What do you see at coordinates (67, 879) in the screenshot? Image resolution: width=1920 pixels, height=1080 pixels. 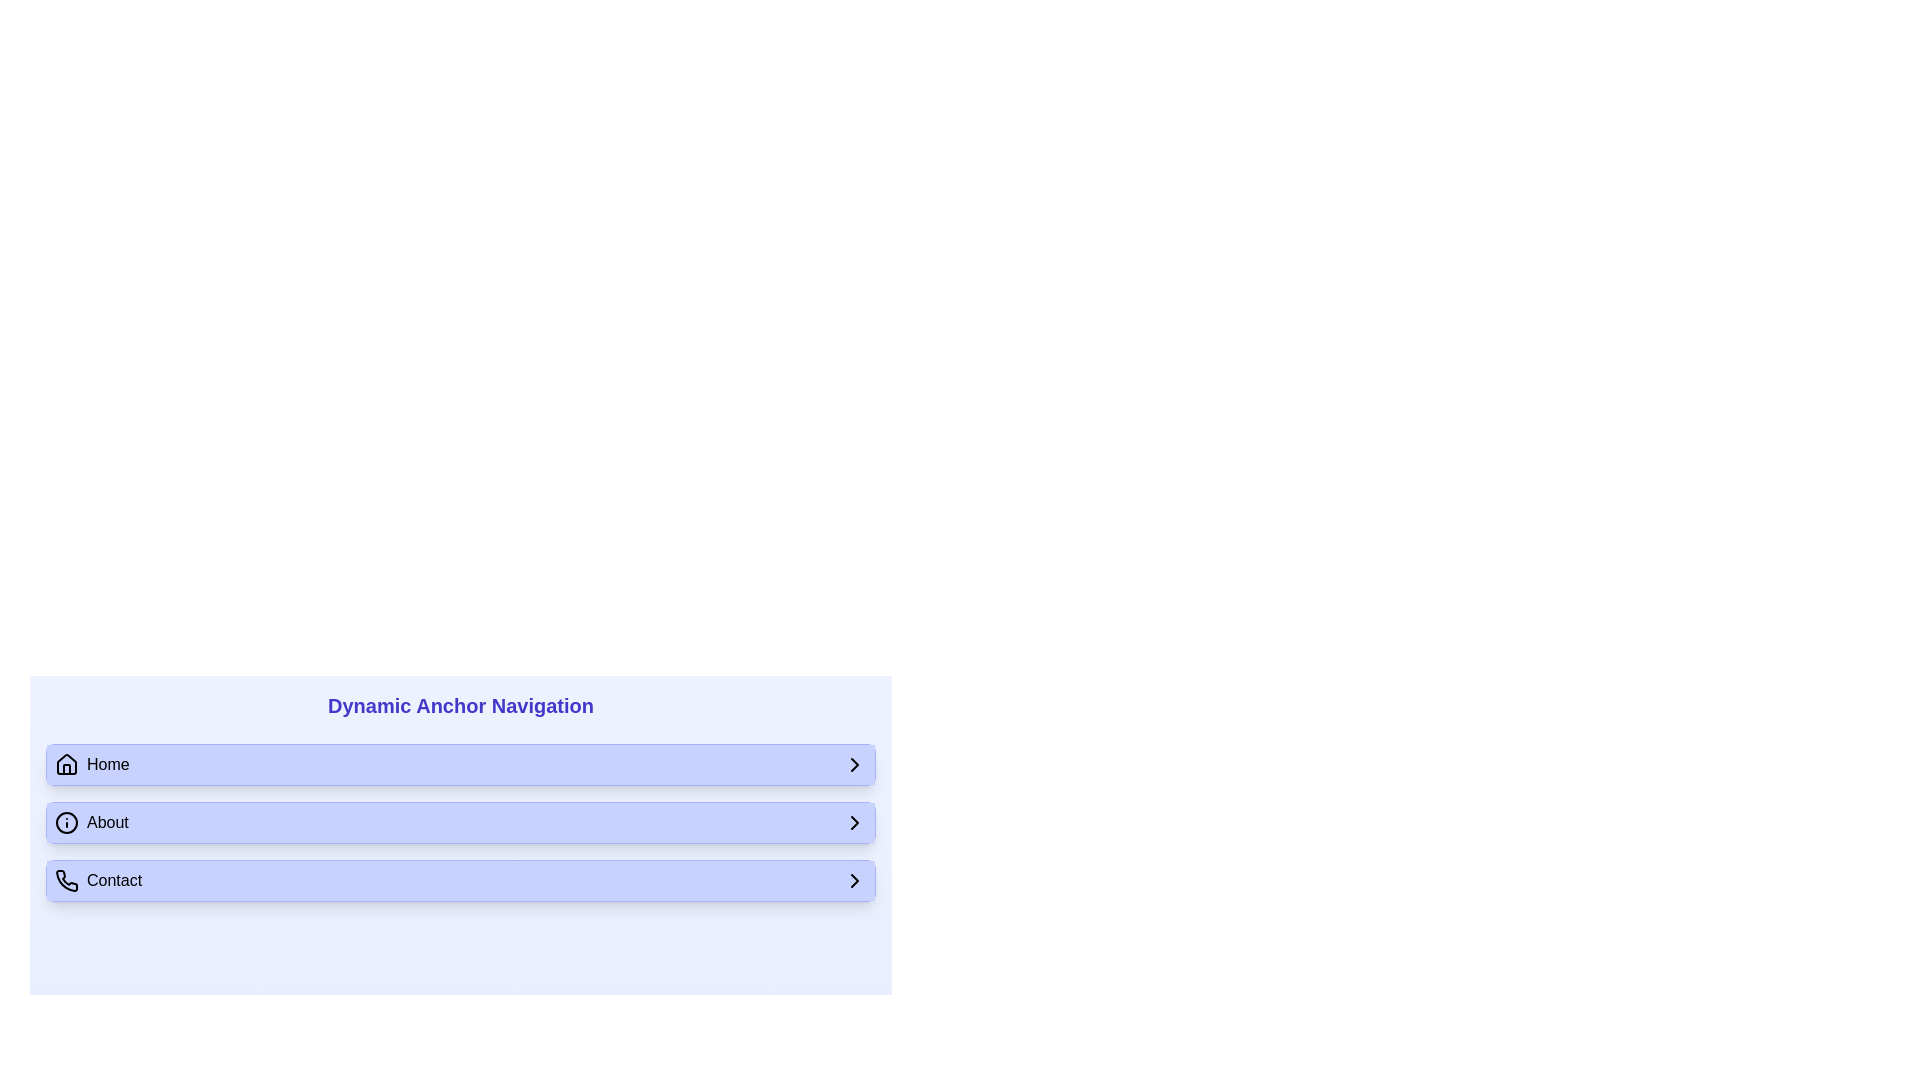 I see `the phone icon with a minimalist design, located to the left of the 'Contact' label in the vertical menu list` at bounding box center [67, 879].